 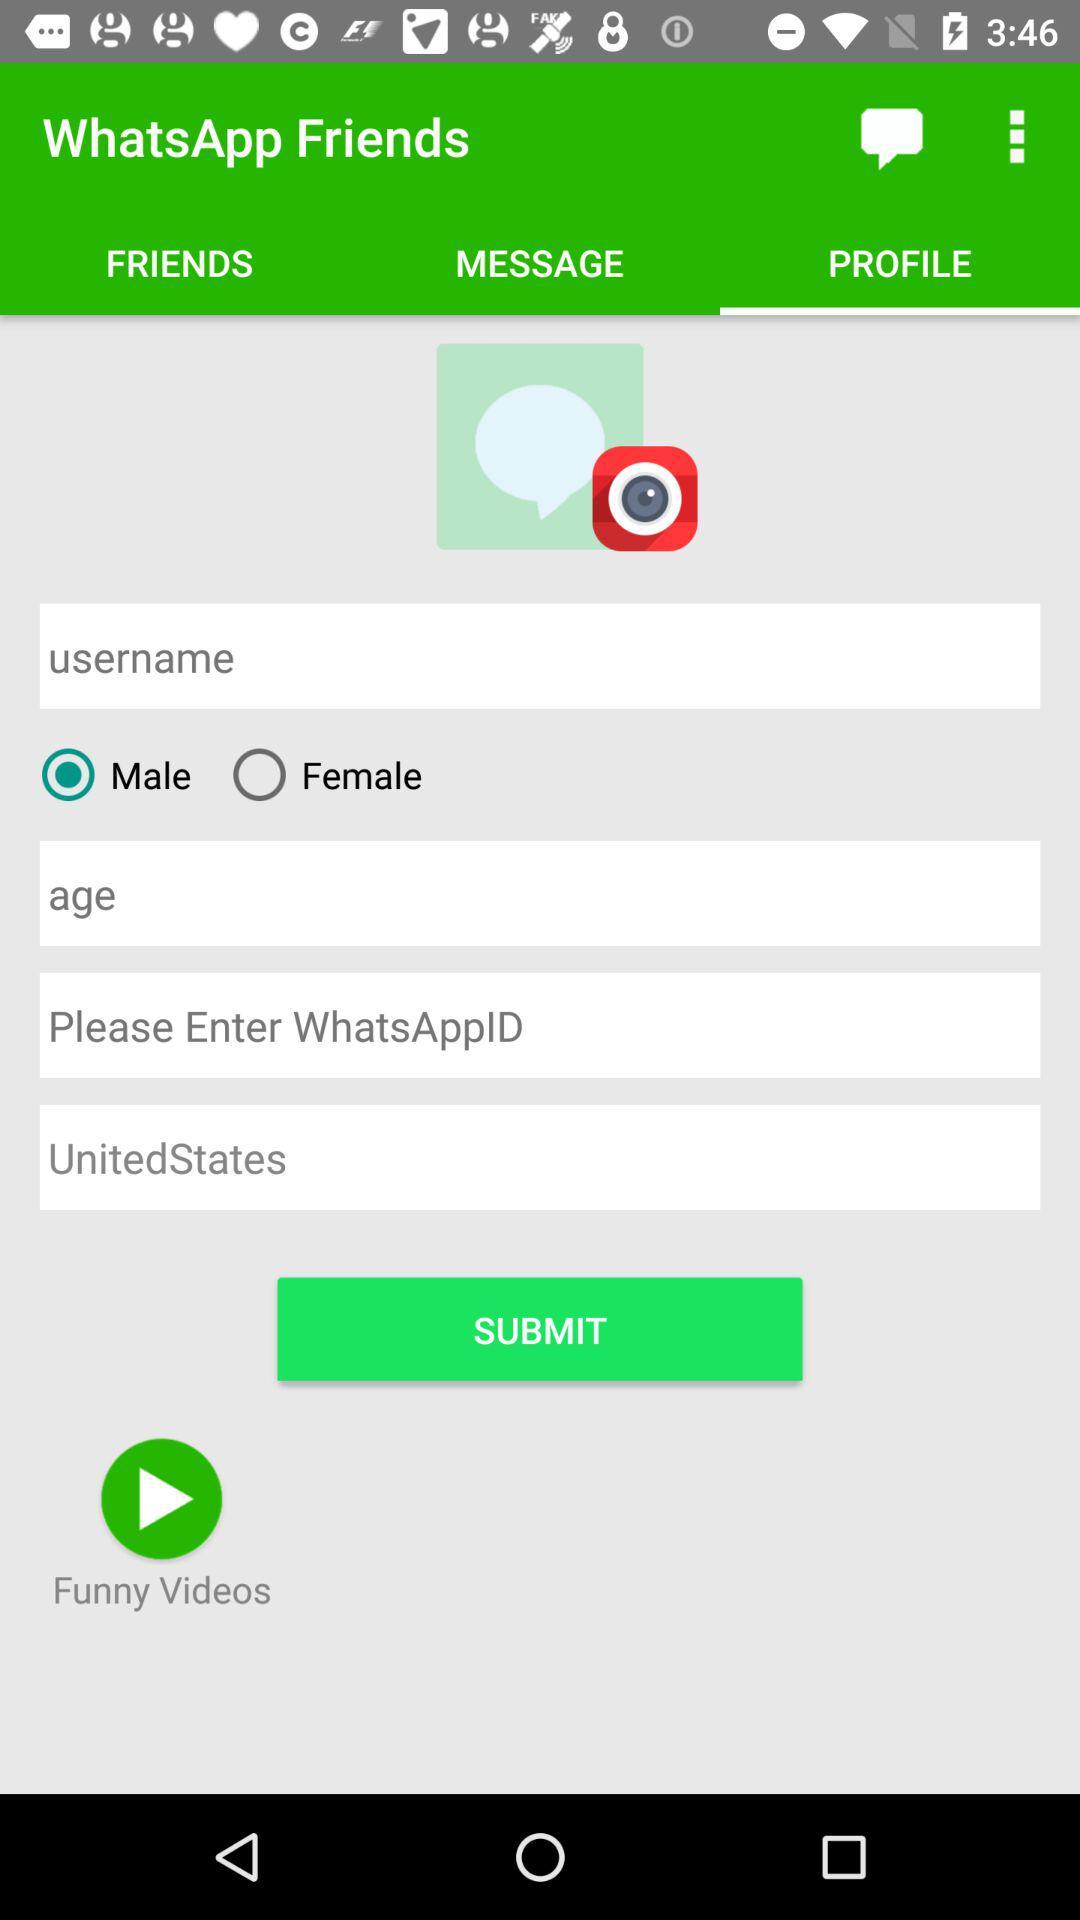 What do you see at coordinates (890, 135) in the screenshot?
I see `direct message` at bounding box center [890, 135].